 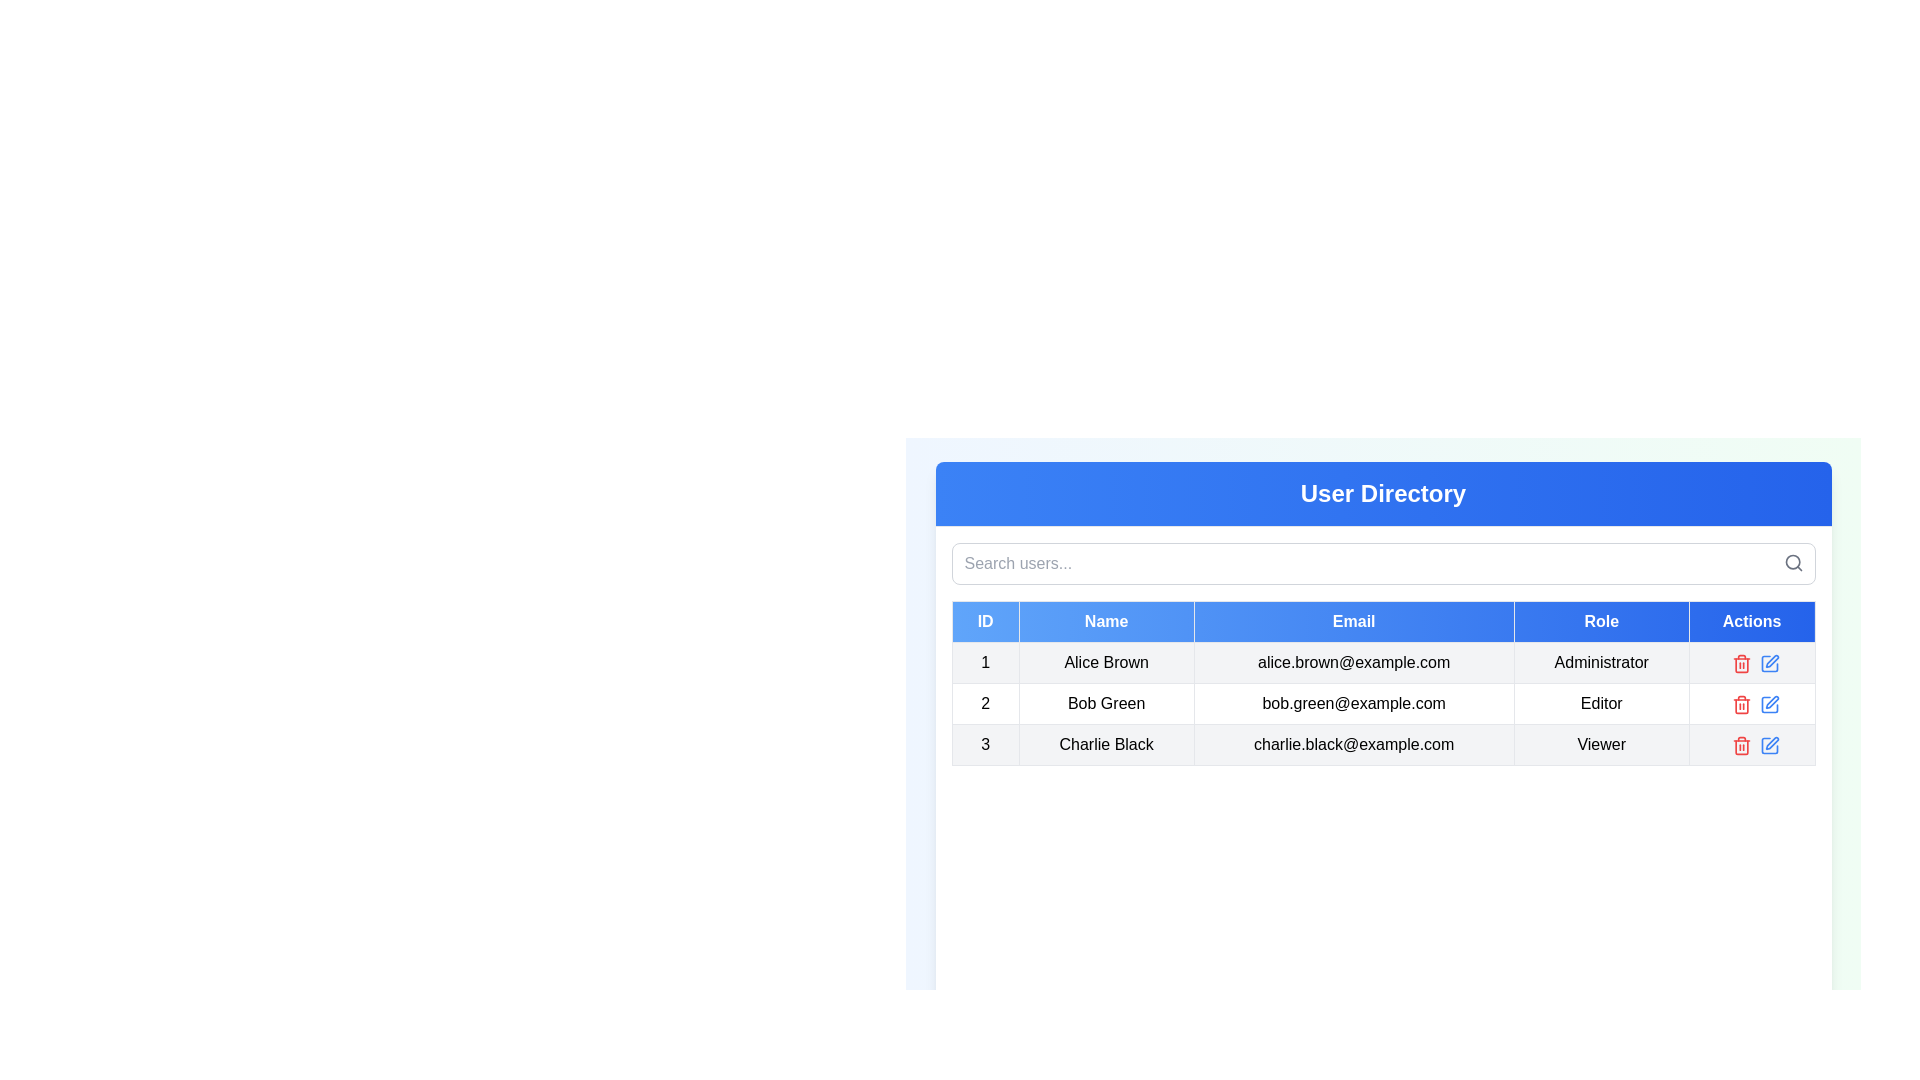 What do you see at coordinates (1770, 663) in the screenshot?
I see `the edit icon located in the actions column of the last row in the User Directory table, immediately to the right of the 'Viewer' role field` at bounding box center [1770, 663].